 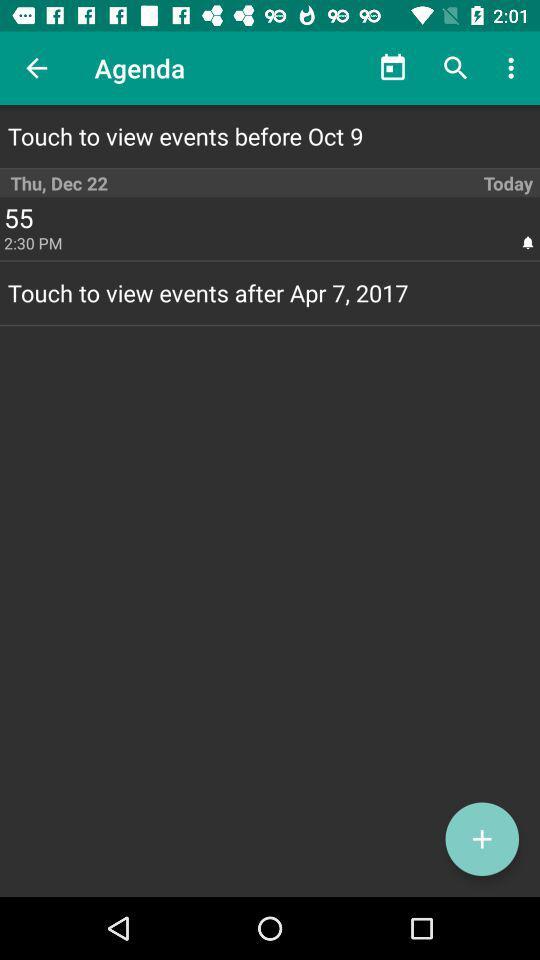 What do you see at coordinates (481, 839) in the screenshot?
I see `new event` at bounding box center [481, 839].